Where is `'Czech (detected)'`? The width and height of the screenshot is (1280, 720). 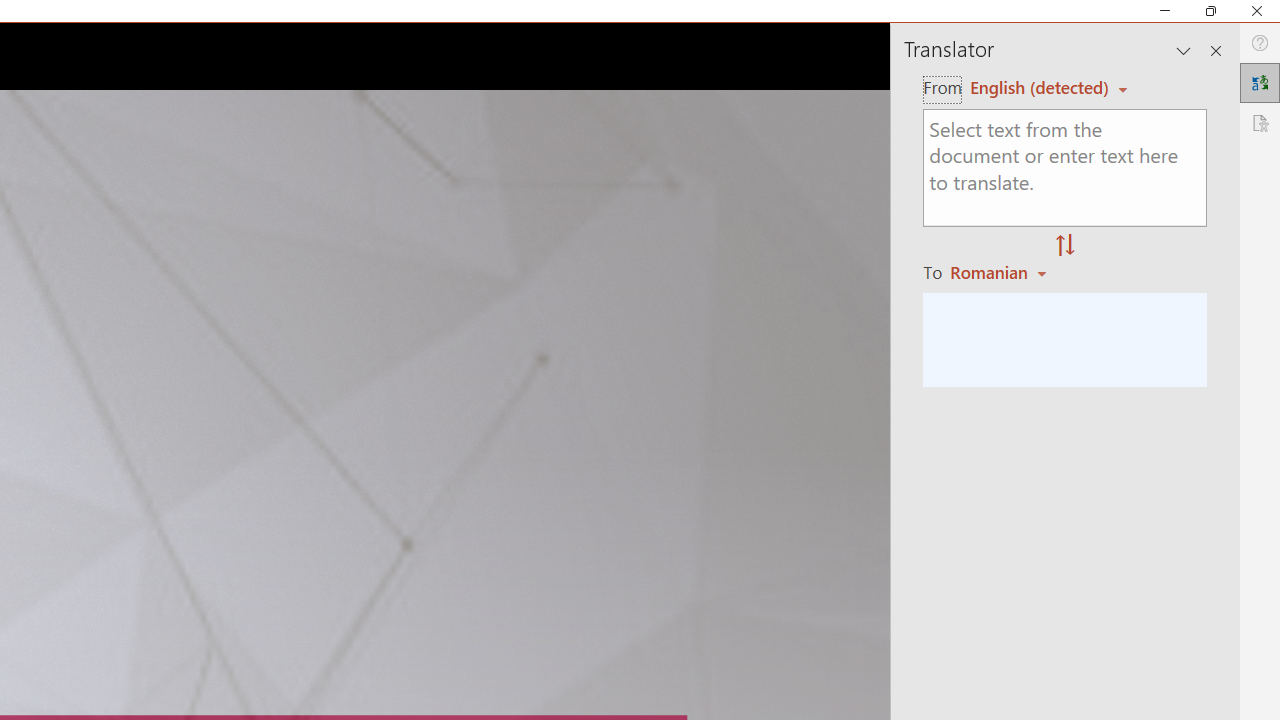 'Czech (detected)' is located at coordinates (1040, 86).